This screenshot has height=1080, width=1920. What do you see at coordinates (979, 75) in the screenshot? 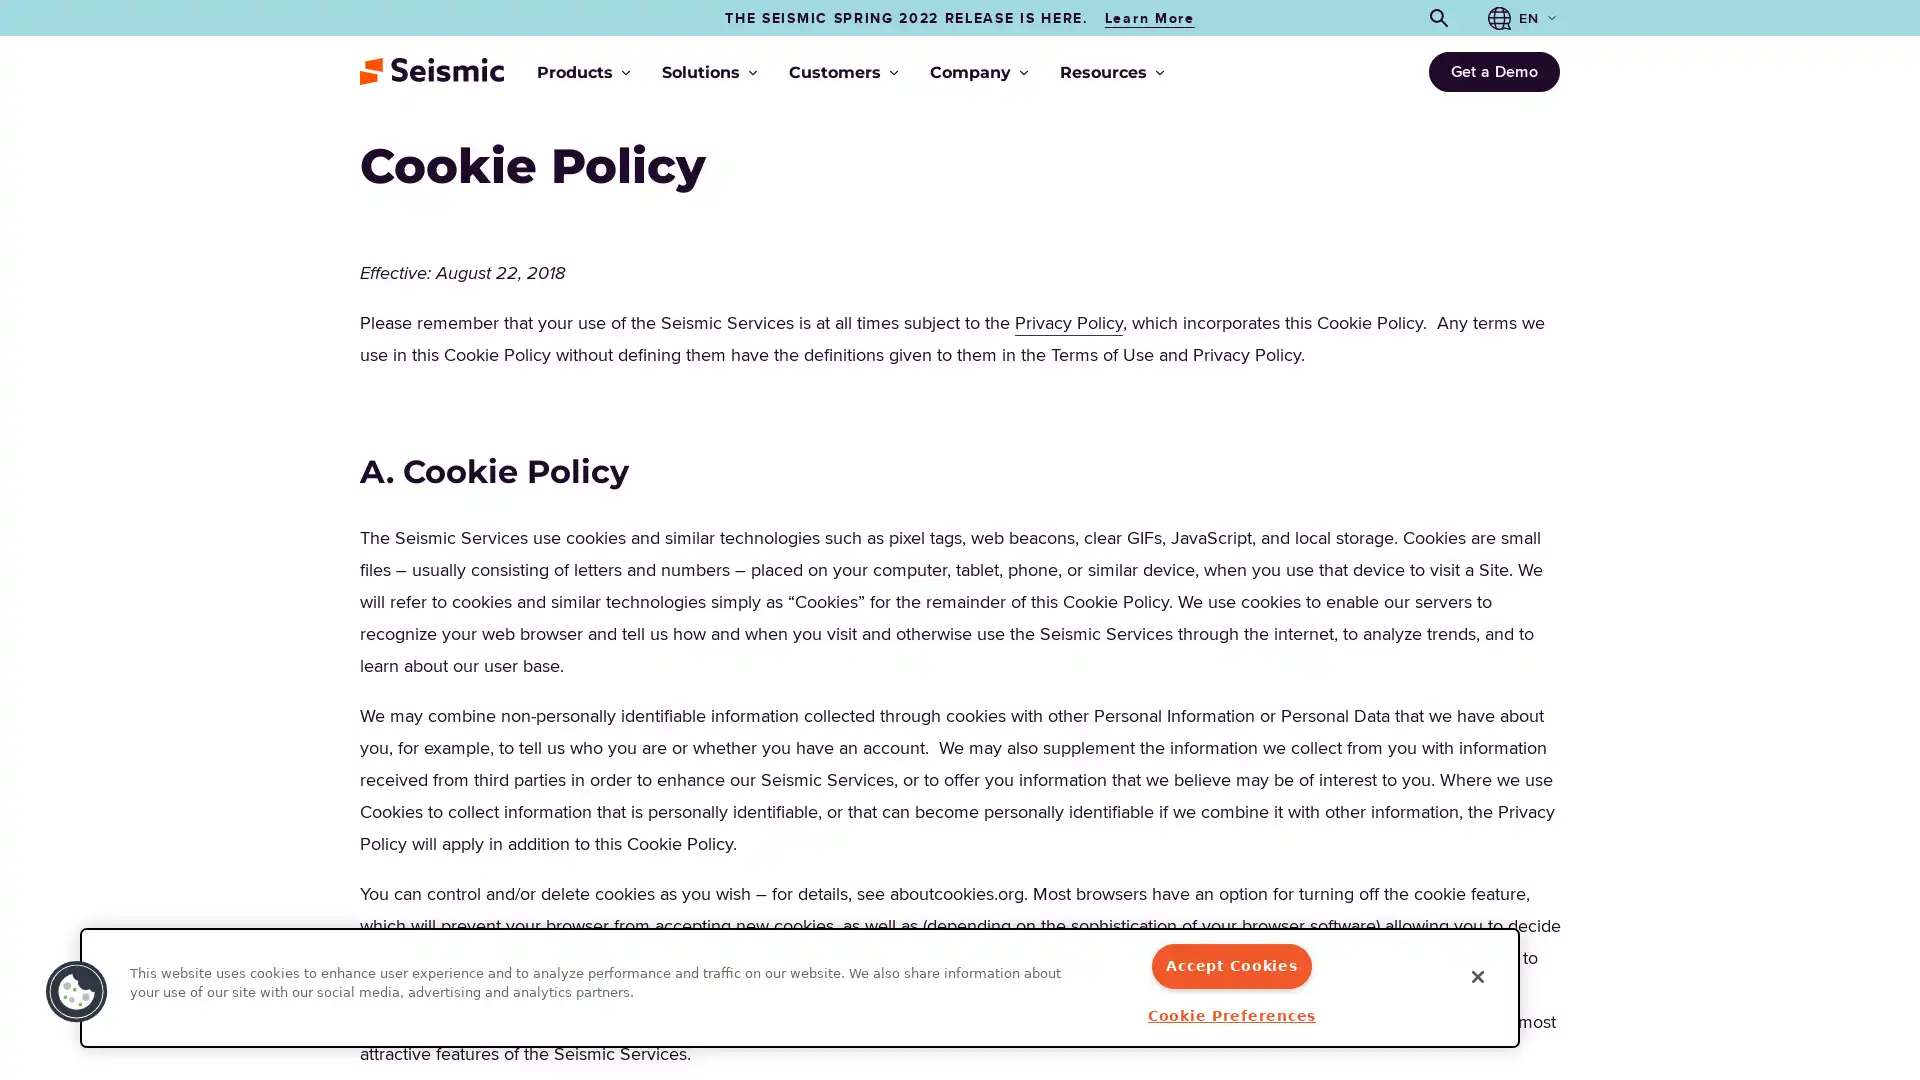
I see `Company` at bounding box center [979, 75].